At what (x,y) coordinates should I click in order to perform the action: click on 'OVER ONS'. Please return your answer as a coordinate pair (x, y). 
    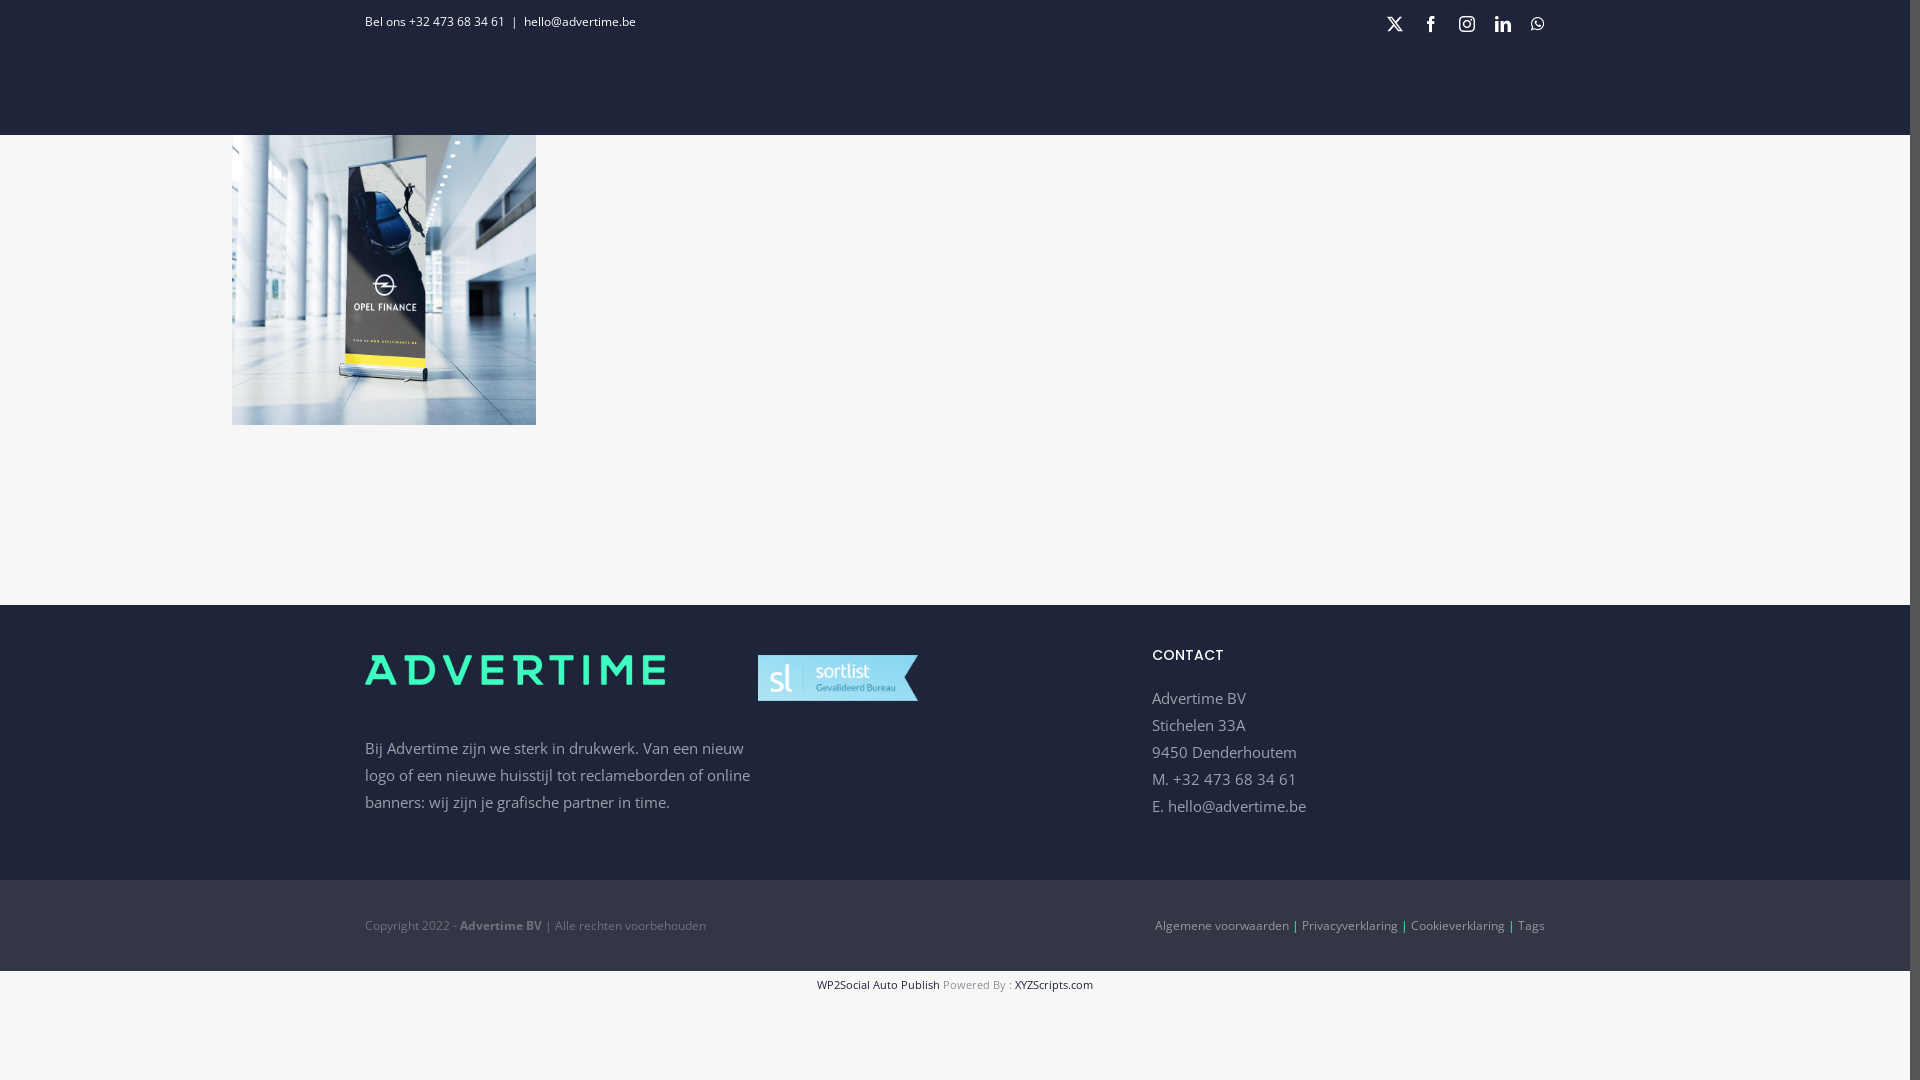
    Looking at the image, I should click on (739, 86).